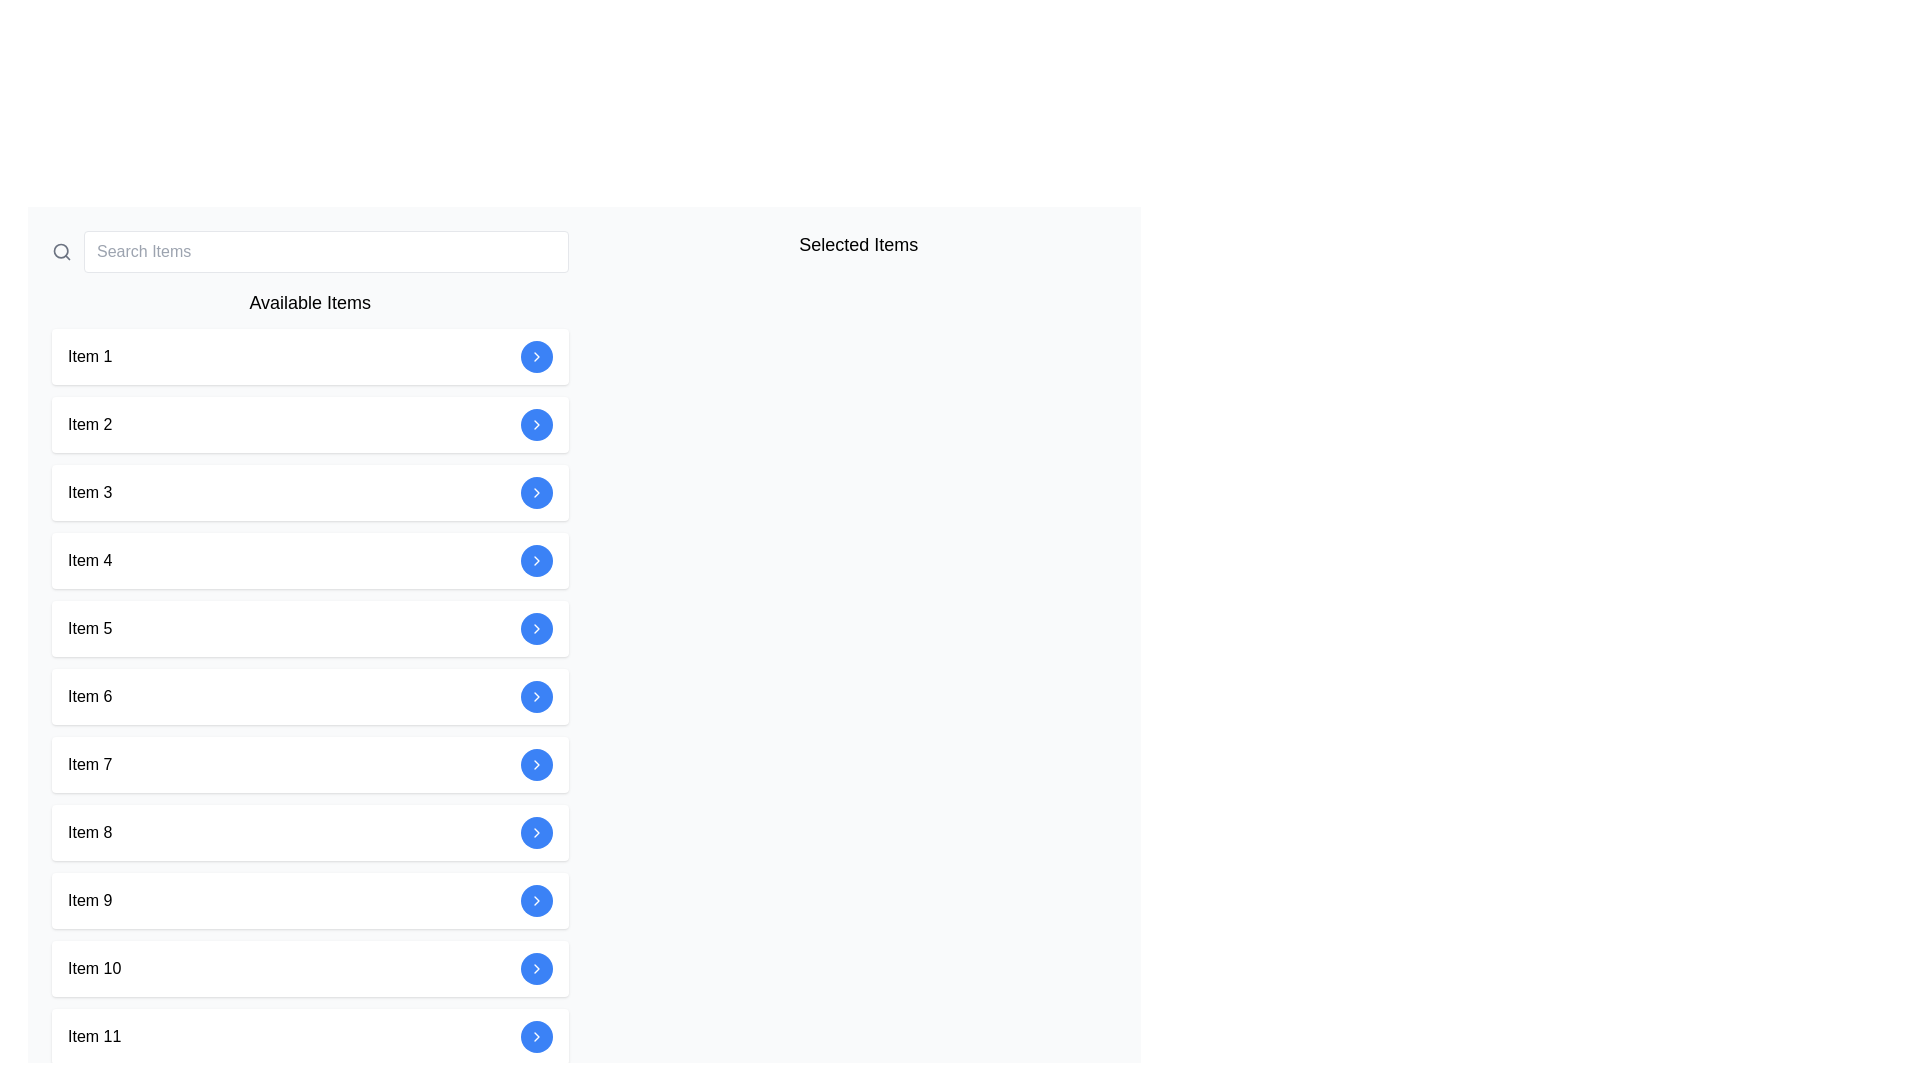  Describe the element at coordinates (536, 901) in the screenshot. I see `the circular blue button with a white rightward chevron icon located in the 'Item 9' list` at that location.